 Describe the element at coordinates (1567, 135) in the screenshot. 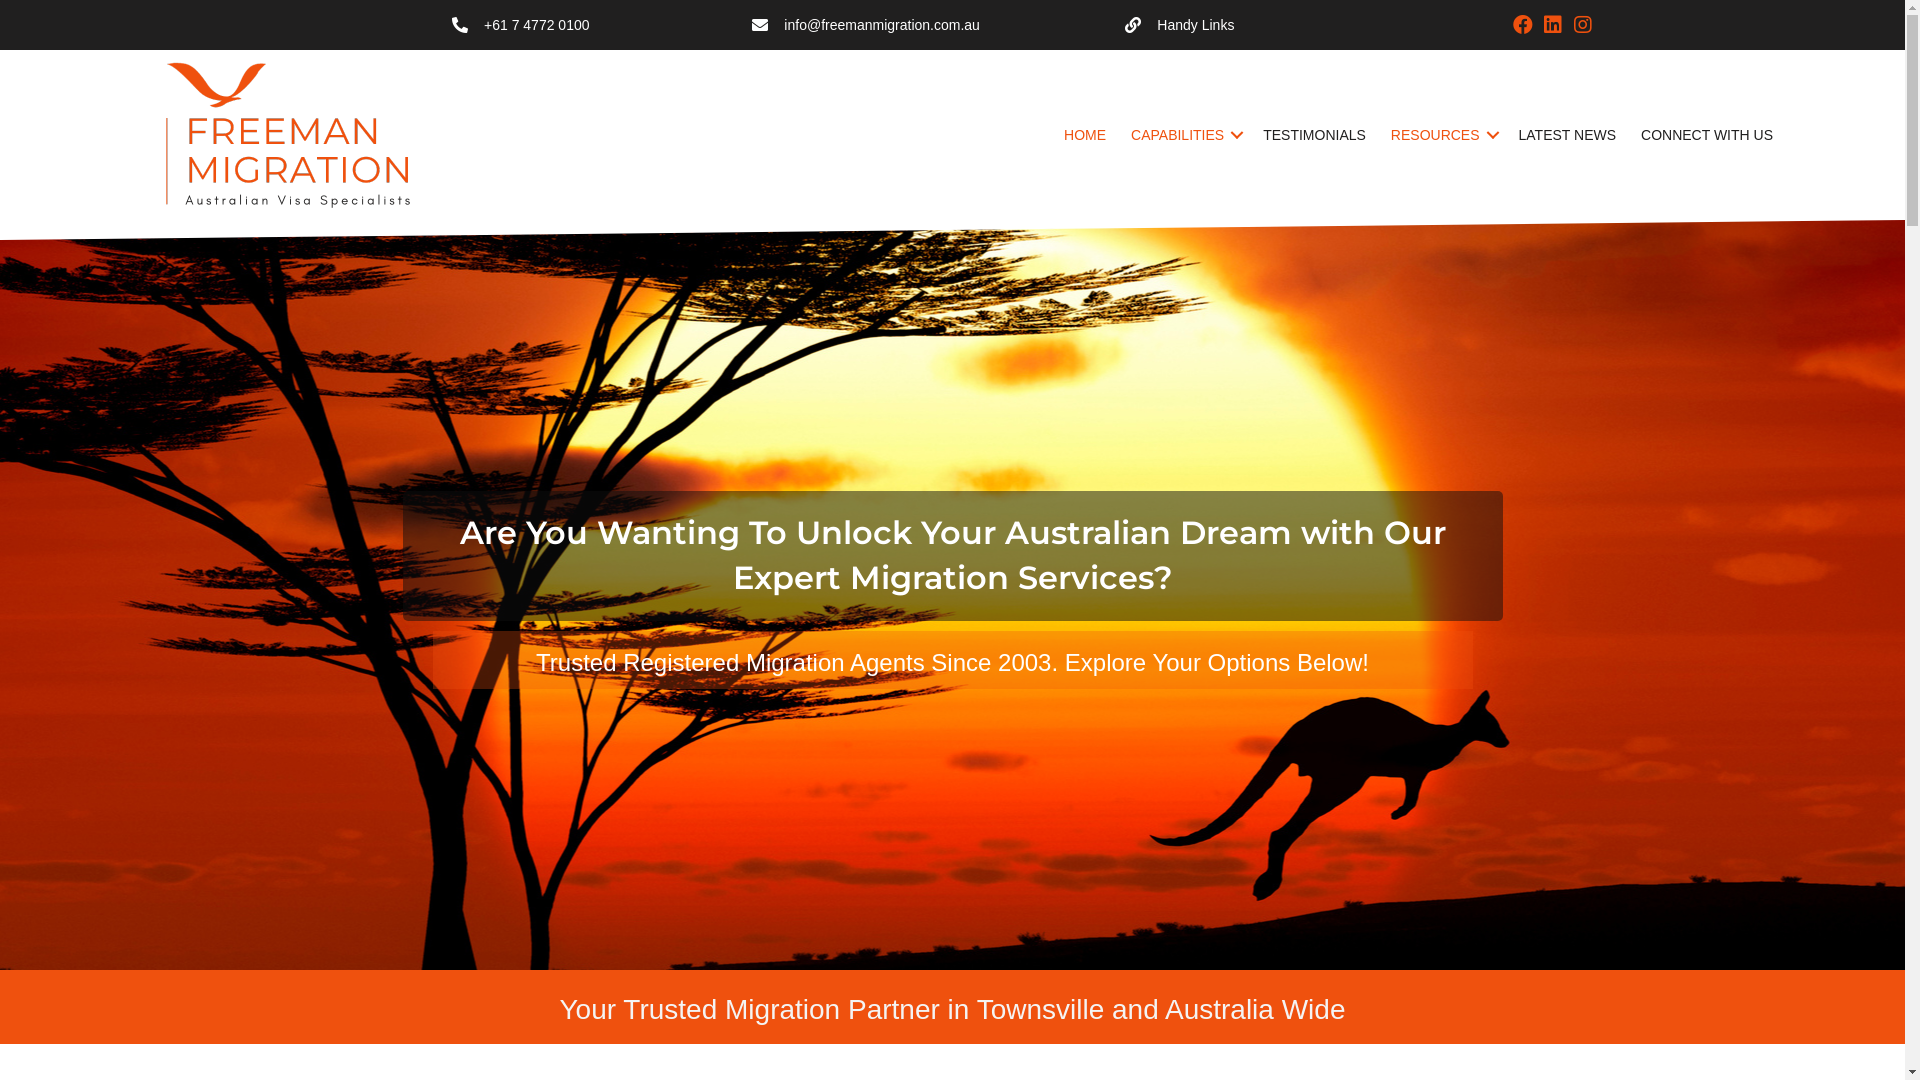

I see `'LATEST NEWS'` at that location.